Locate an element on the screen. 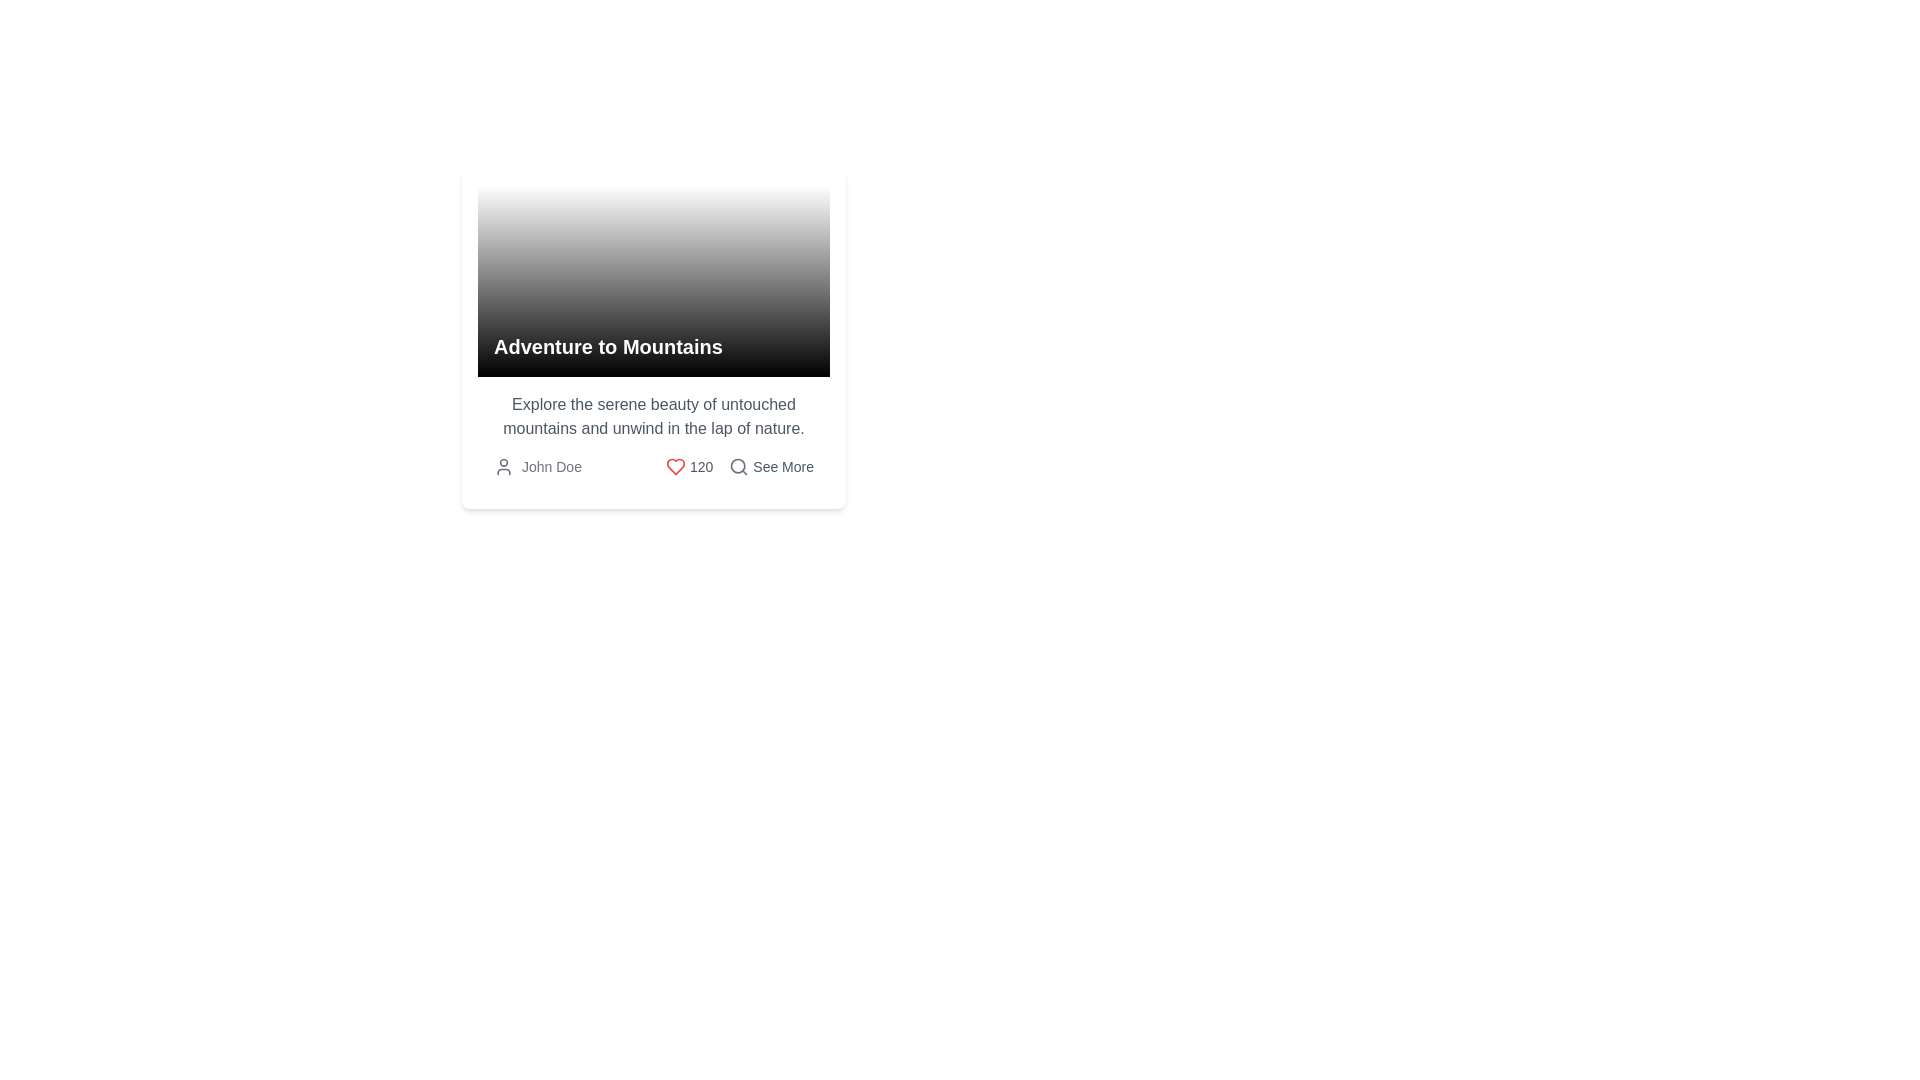  the search/explore icon located to the left of the 'See More' text in the lower section of the card is located at coordinates (738, 466).